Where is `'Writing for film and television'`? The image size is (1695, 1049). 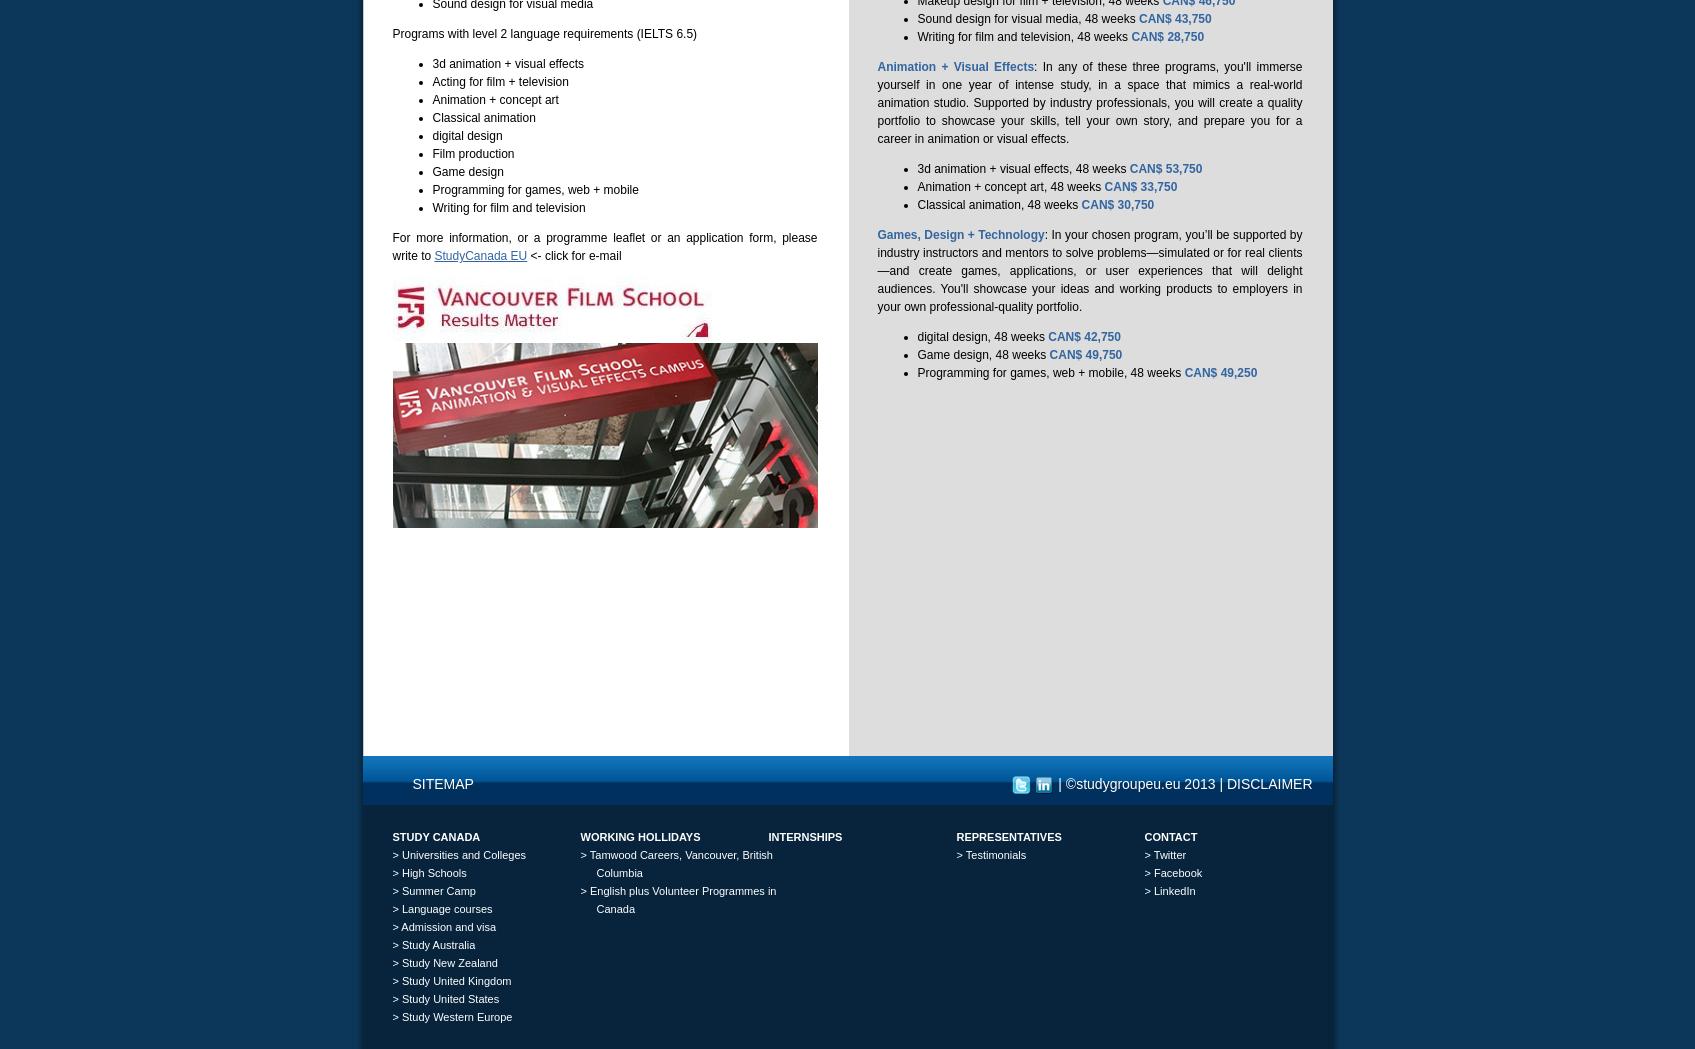
'Writing for film and television' is located at coordinates (507, 208).